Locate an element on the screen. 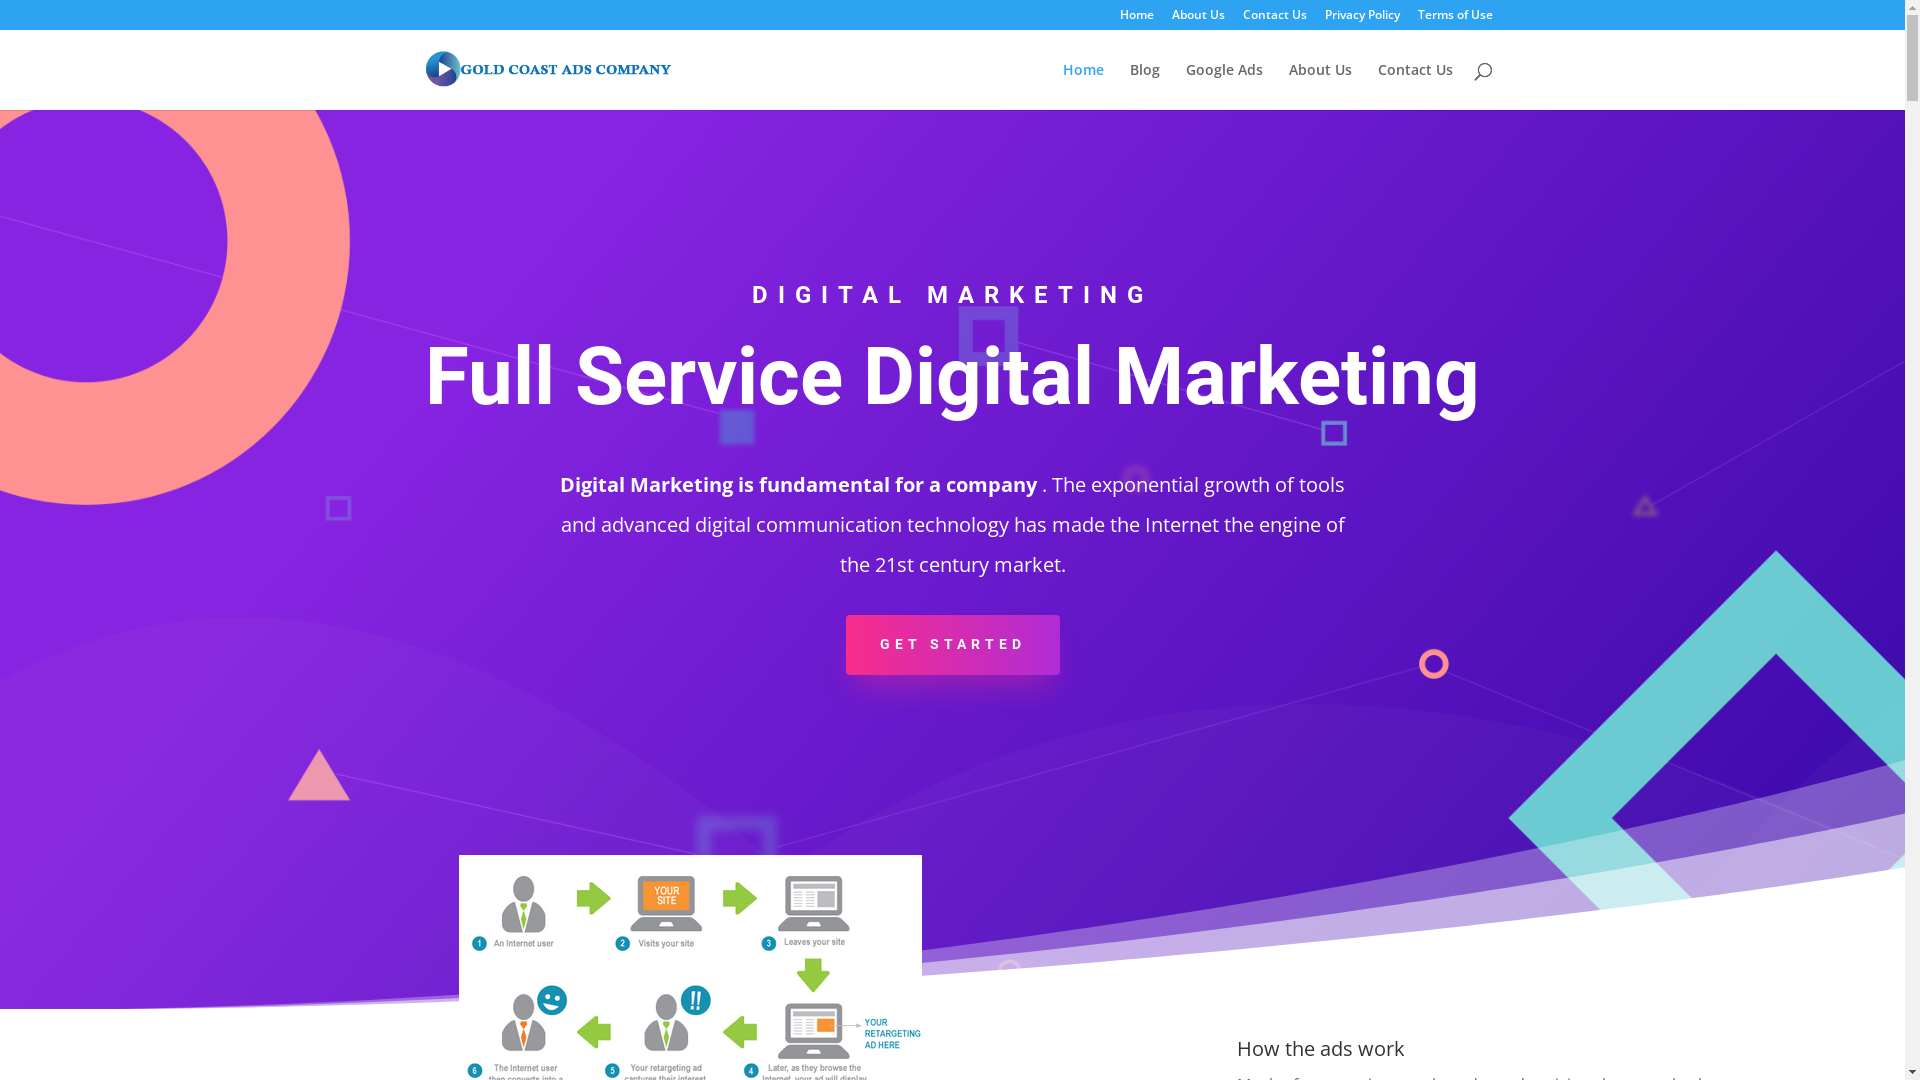 The width and height of the screenshot is (1920, 1080). 'Terms of Use' is located at coordinates (1455, 19).